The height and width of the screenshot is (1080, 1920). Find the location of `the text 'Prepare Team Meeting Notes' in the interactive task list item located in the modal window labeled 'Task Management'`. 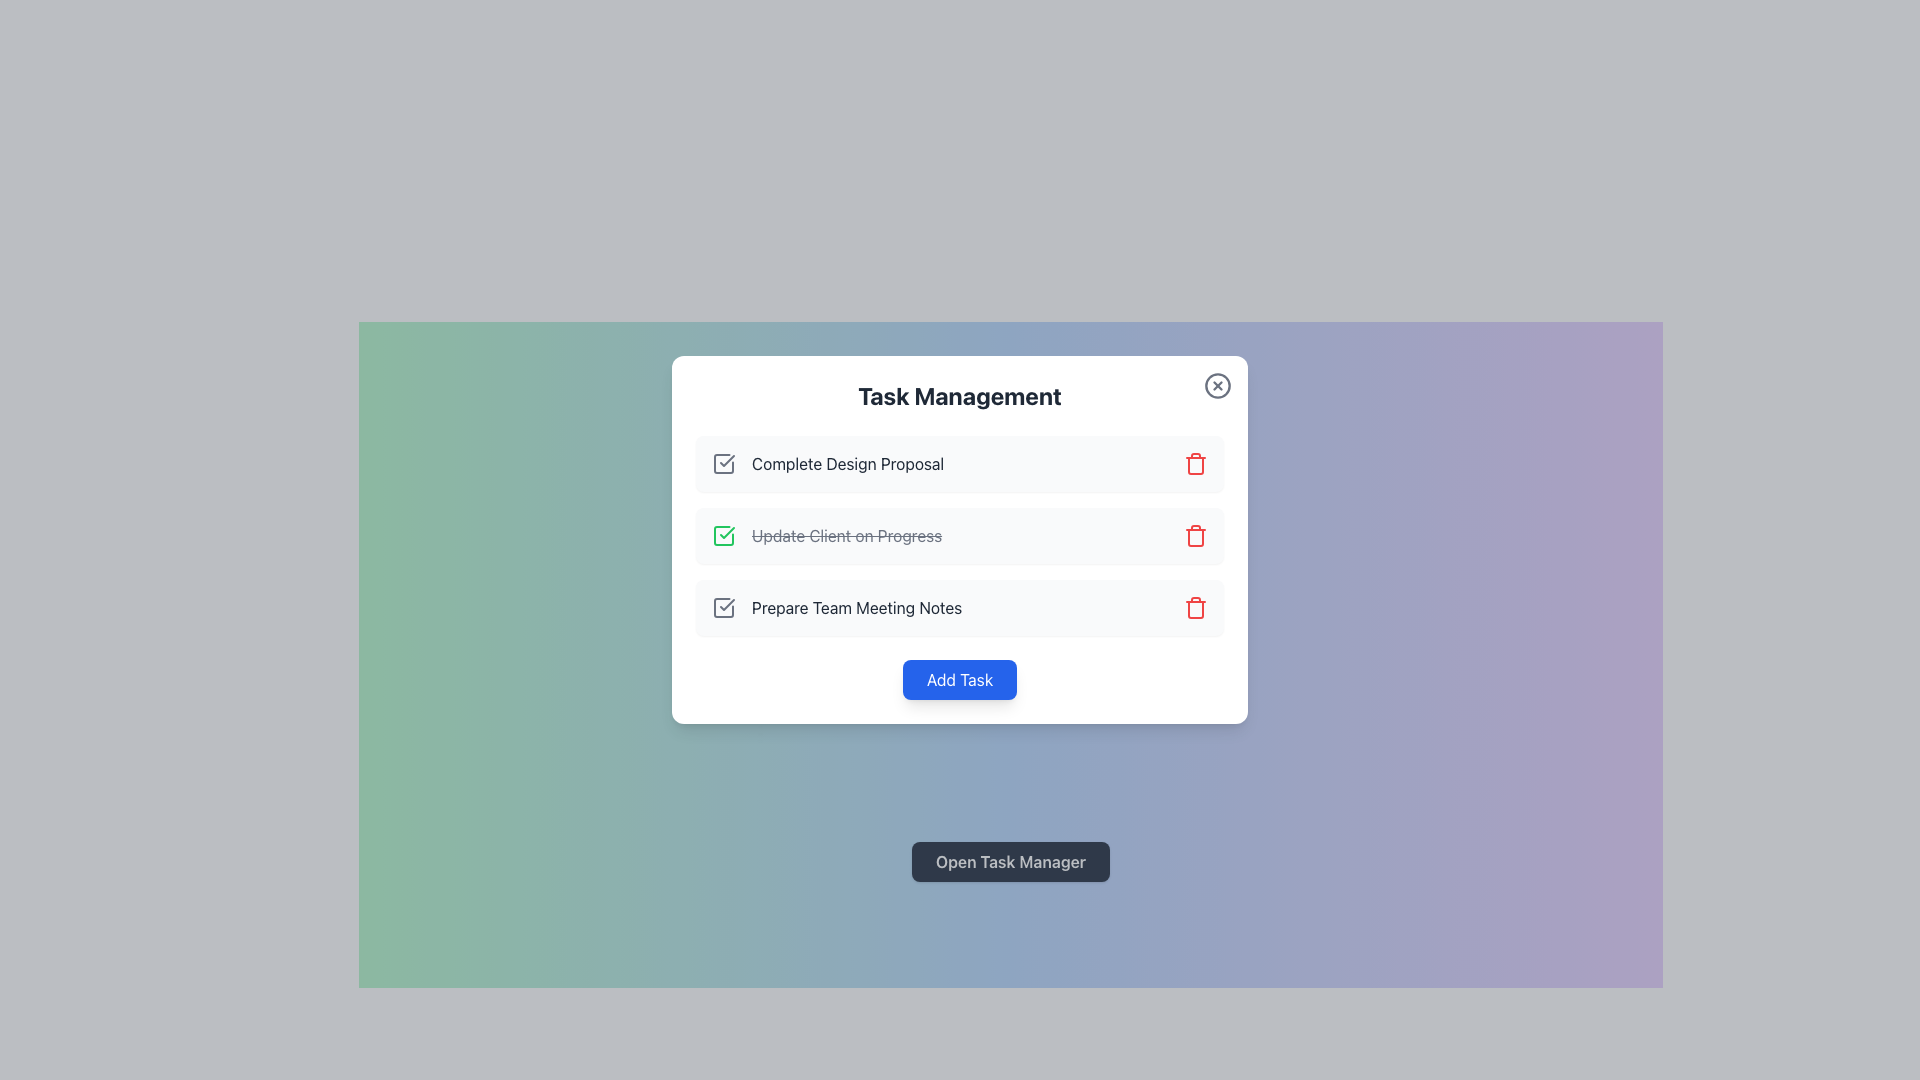

the text 'Prepare Team Meeting Notes' in the interactive task list item located in the modal window labeled 'Task Management' is located at coordinates (960, 607).